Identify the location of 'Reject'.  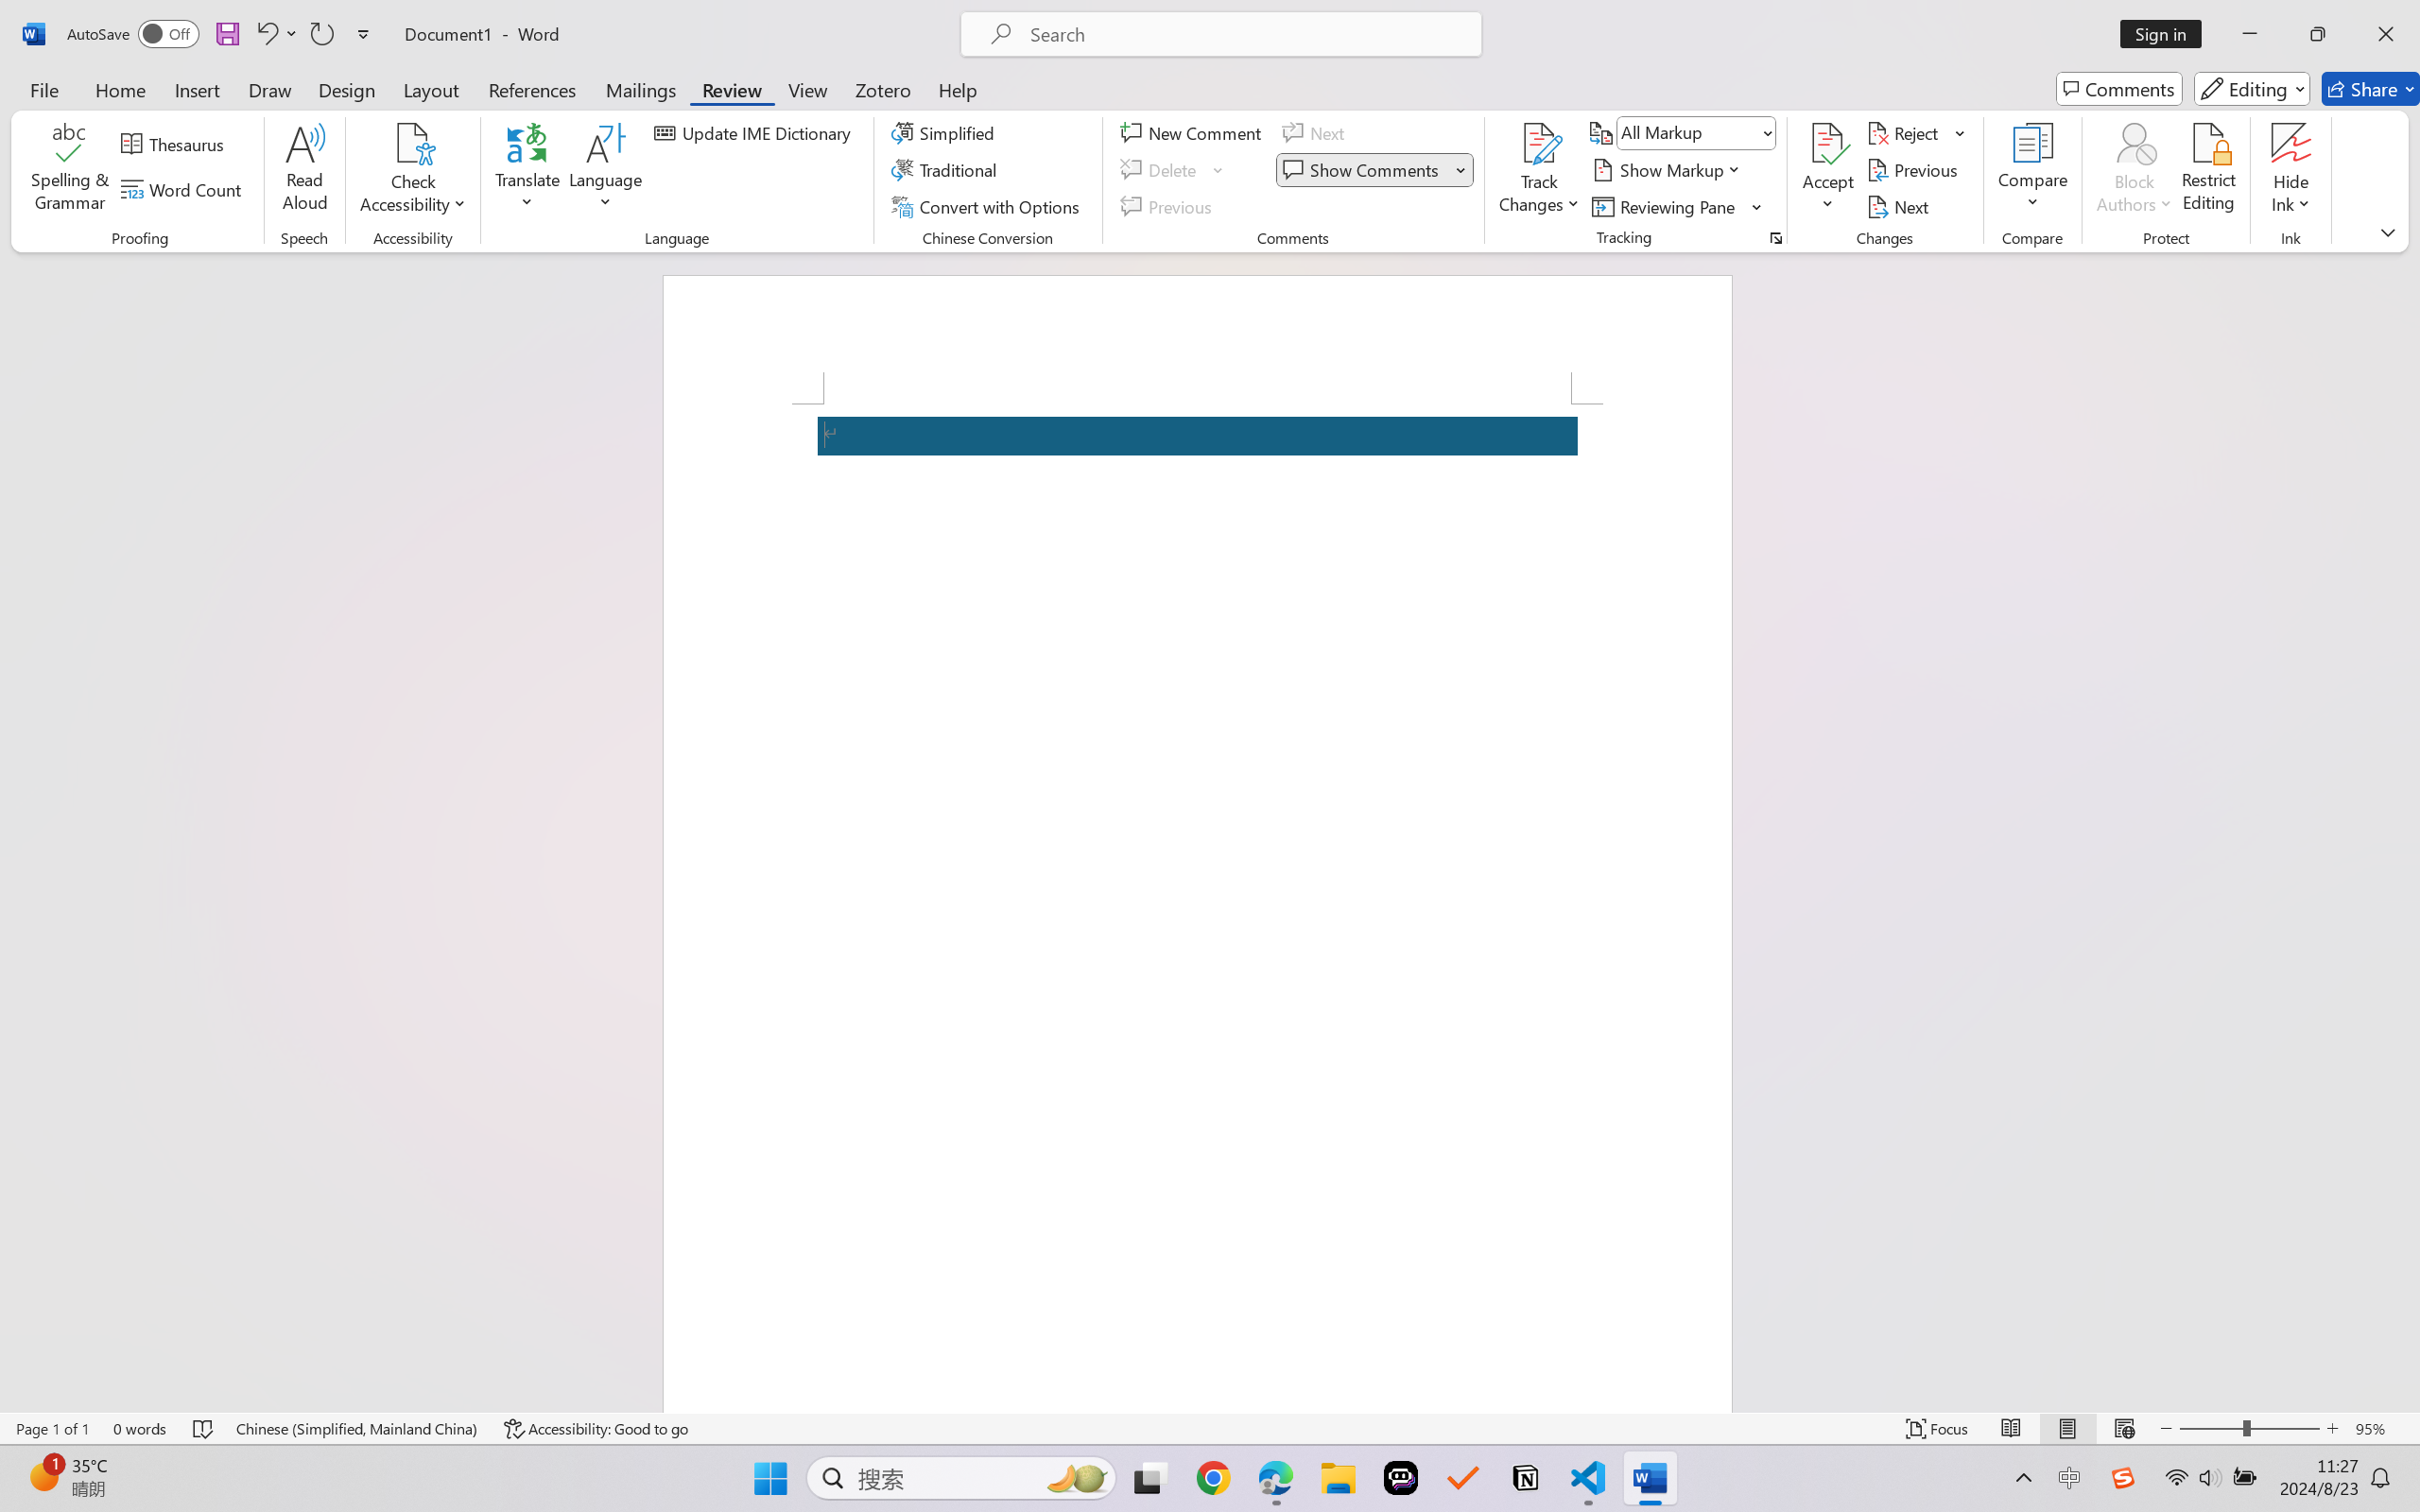
(1916, 131).